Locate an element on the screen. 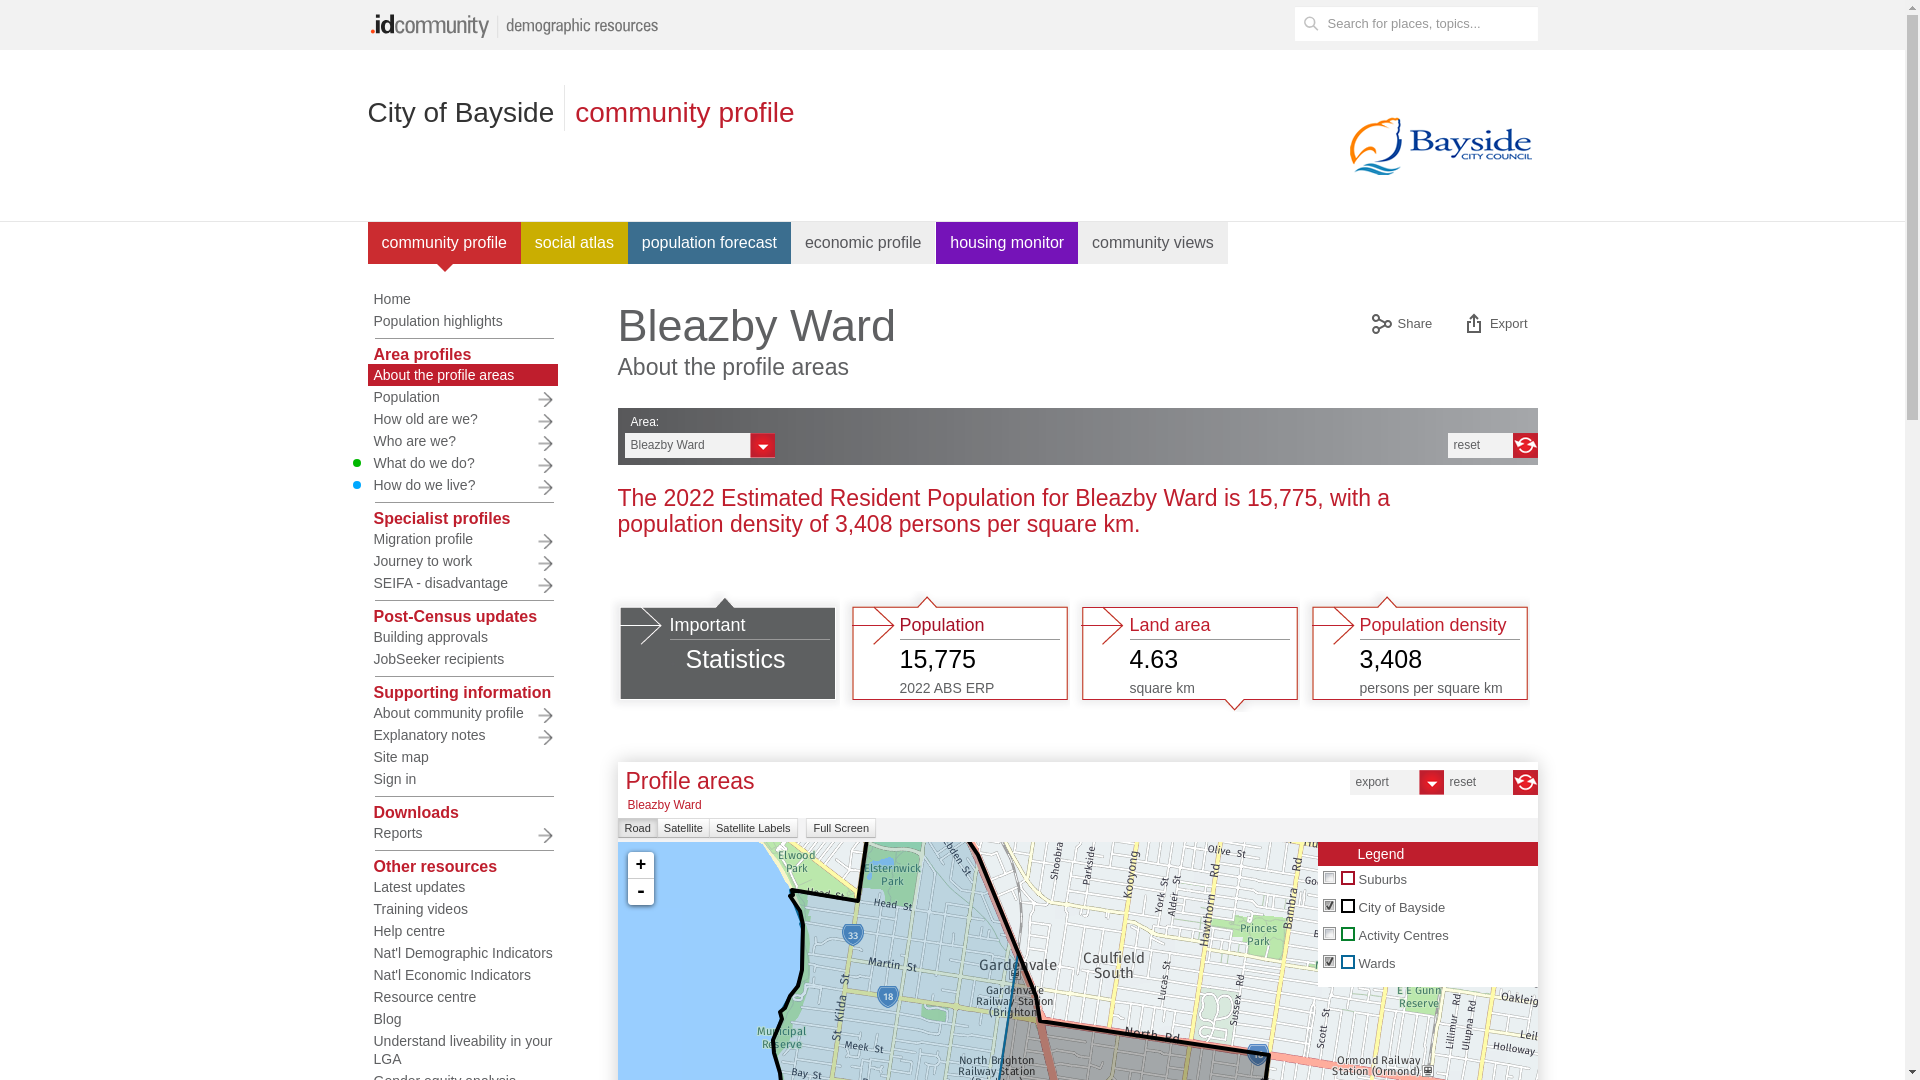 The width and height of the screenshot is (1920, 1080). 'Blog' is located at coordinates (461, 1018).